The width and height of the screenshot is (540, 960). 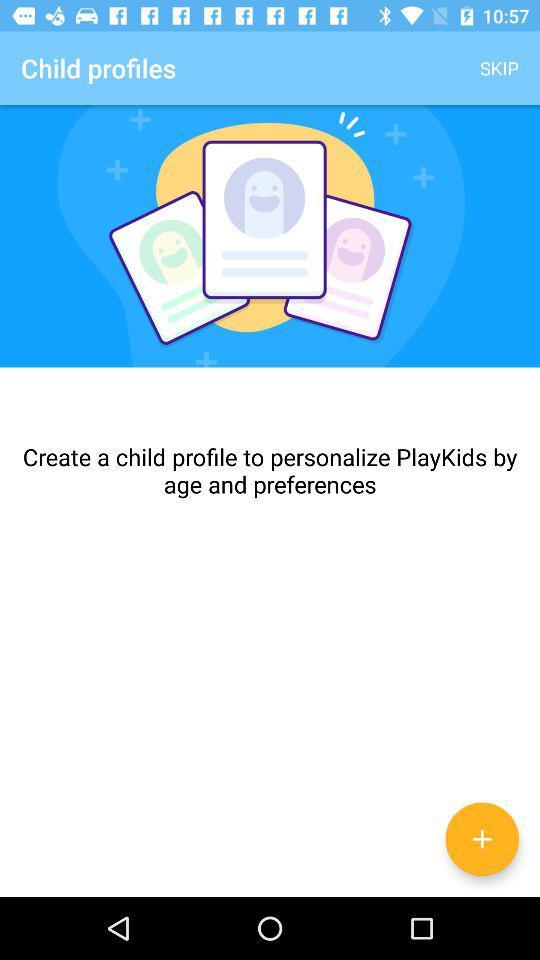 What do you see at coordinates (481, 839) in the screenshot?
I see `the item below create a child item` at bounding box center [481, 839].